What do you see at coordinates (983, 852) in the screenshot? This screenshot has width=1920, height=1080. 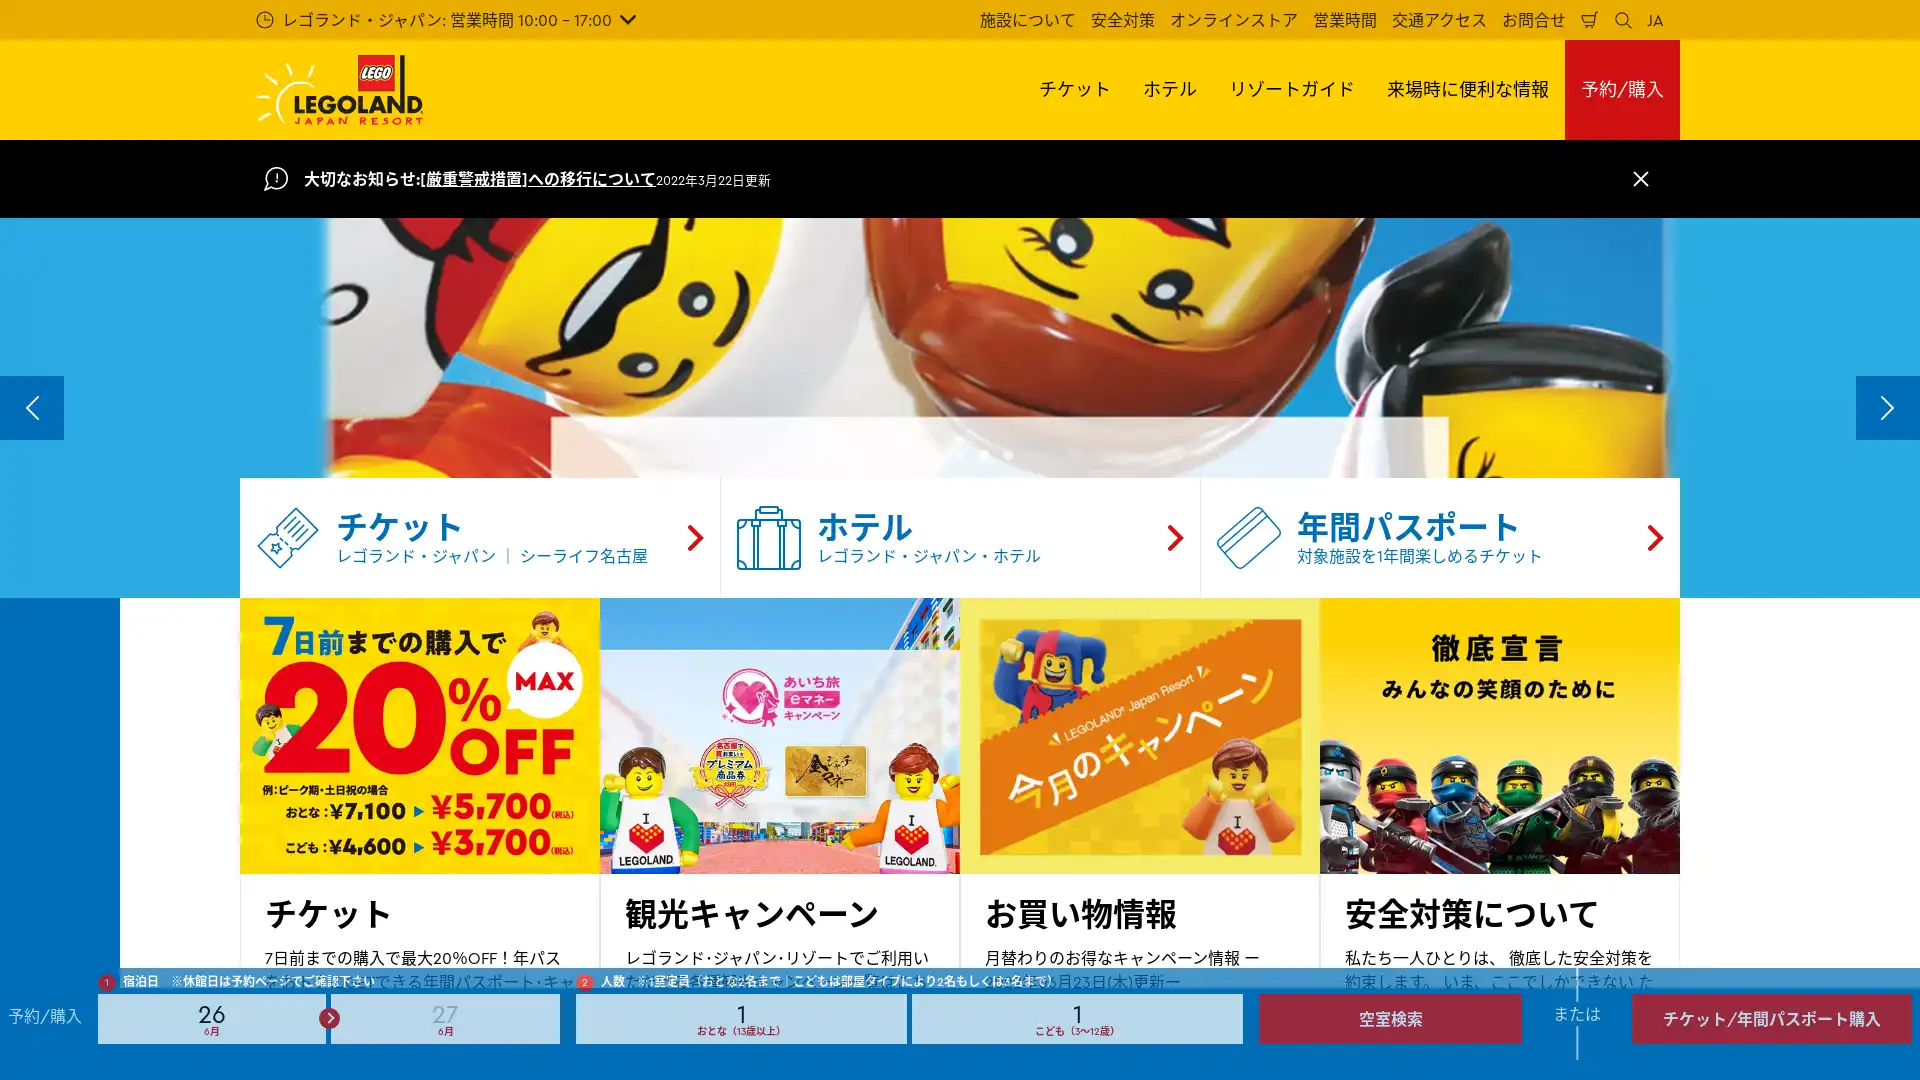 I see `Go to slide 4` at bounding box center [983, 852].